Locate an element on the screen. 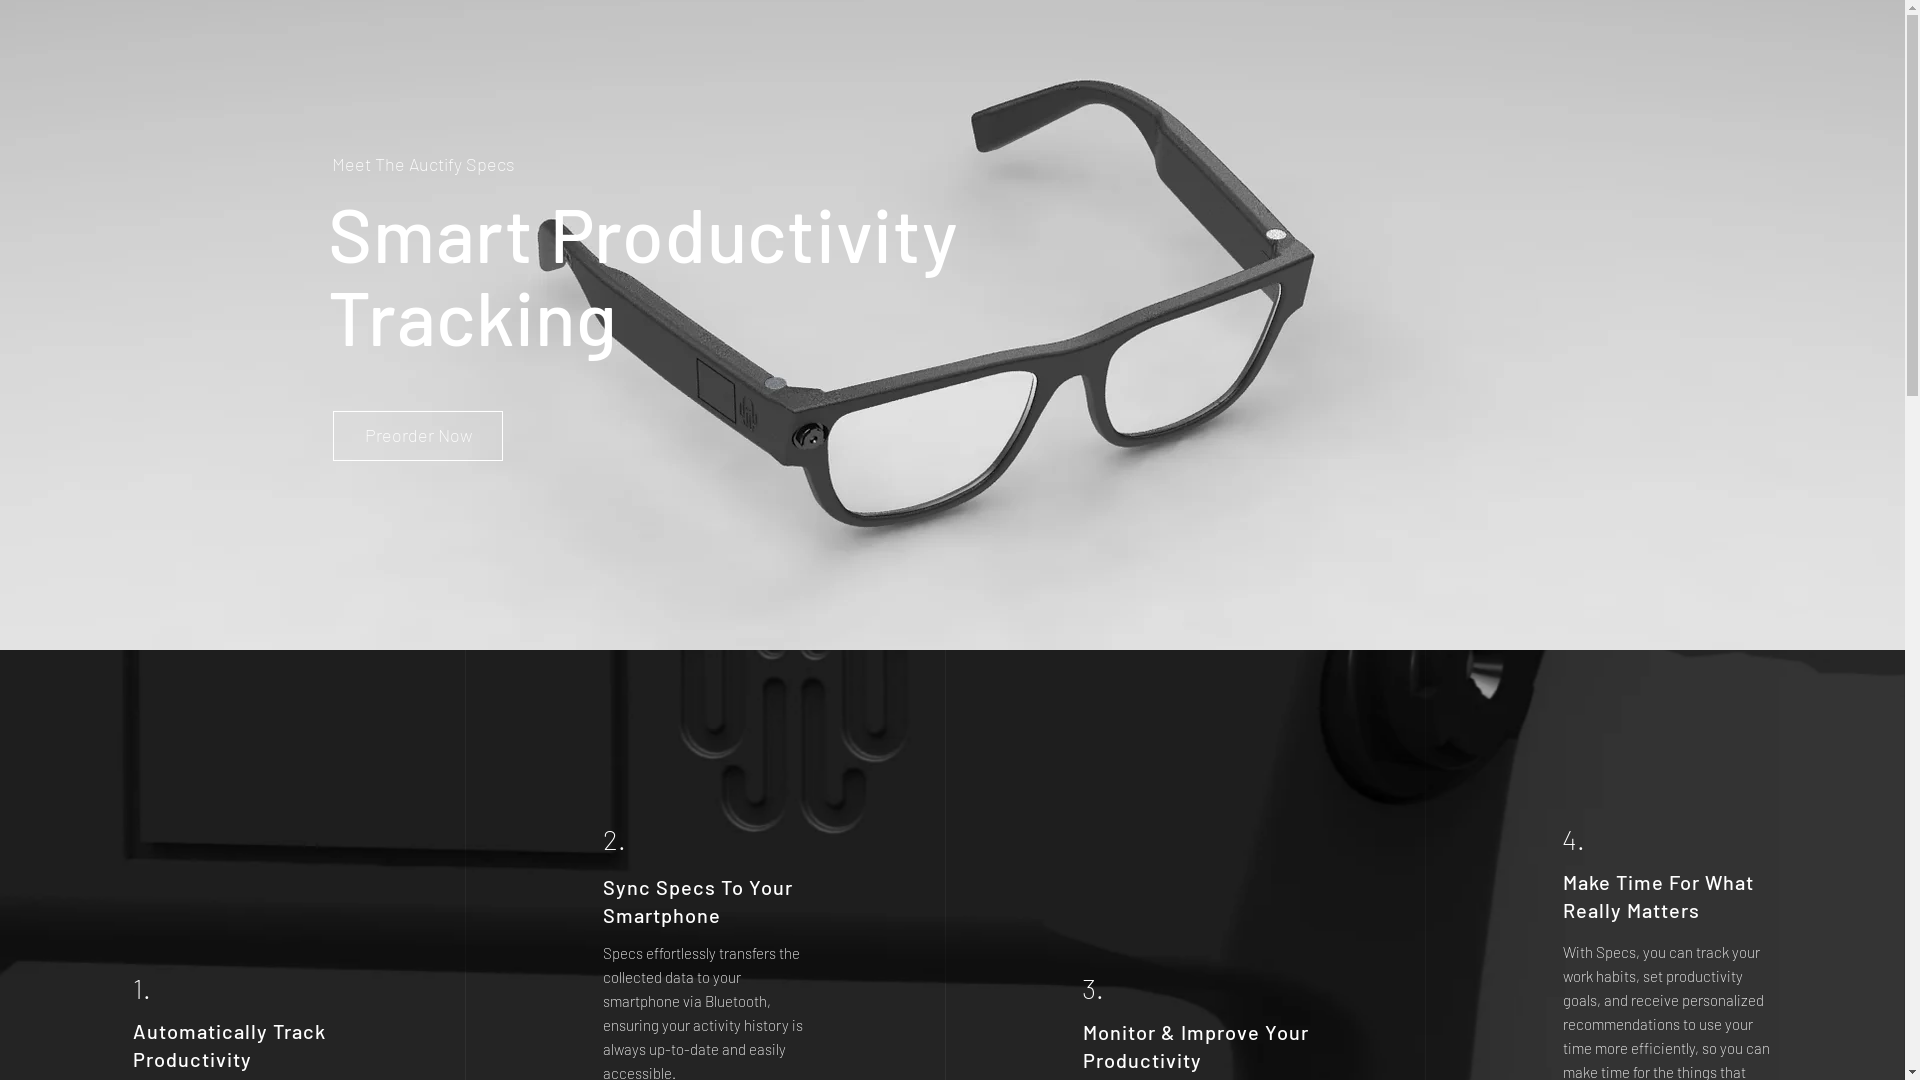 This screenshot has height=1080, width=1920. 'Preorder Now' is located at coordinates (416, 434).